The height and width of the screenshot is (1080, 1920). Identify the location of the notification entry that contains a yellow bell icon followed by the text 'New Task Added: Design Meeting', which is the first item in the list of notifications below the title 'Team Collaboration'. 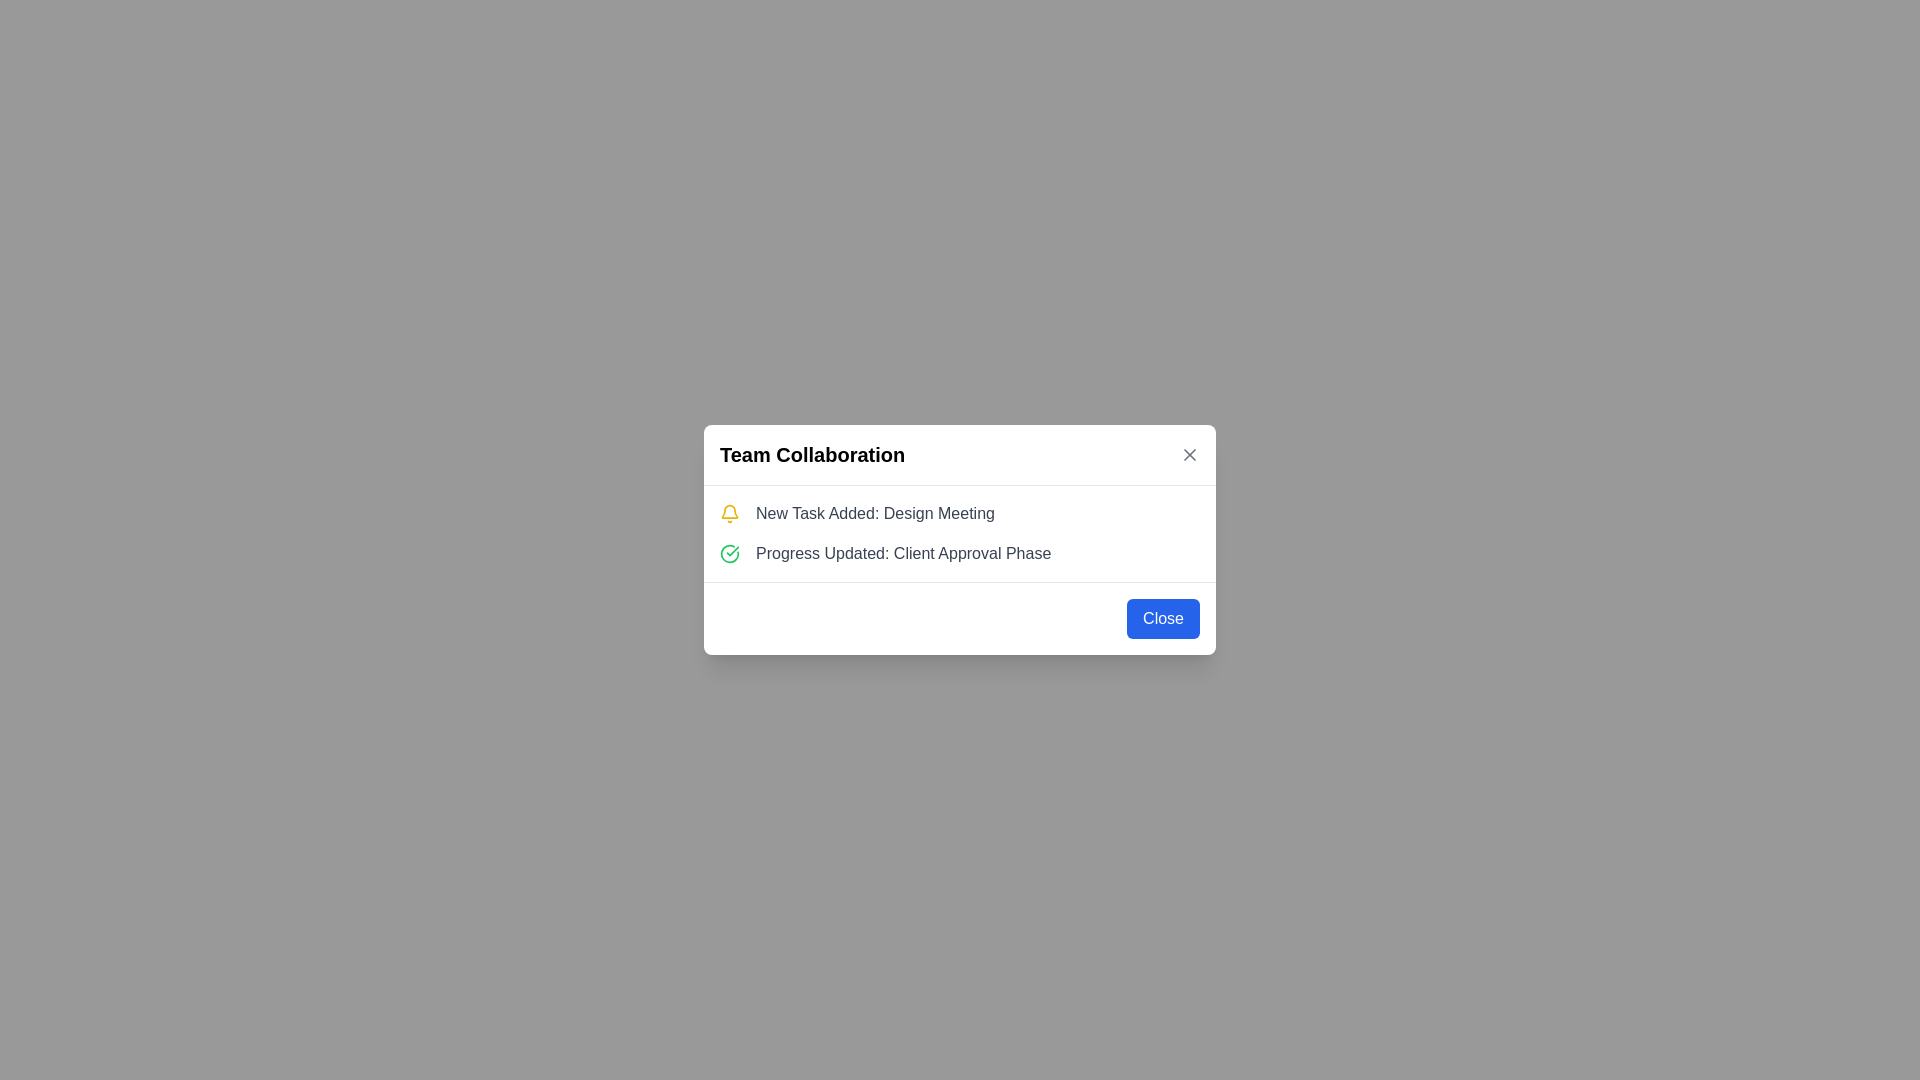
(960, 512).